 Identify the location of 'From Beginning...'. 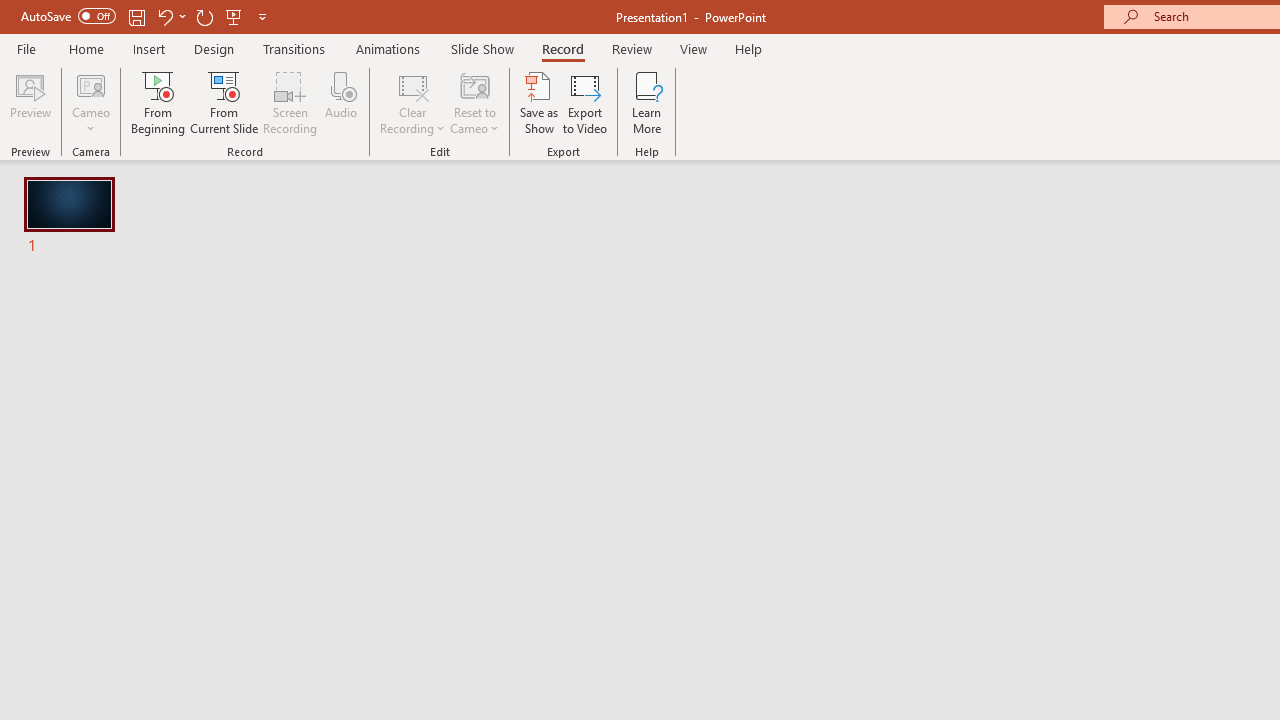
(157, 103).